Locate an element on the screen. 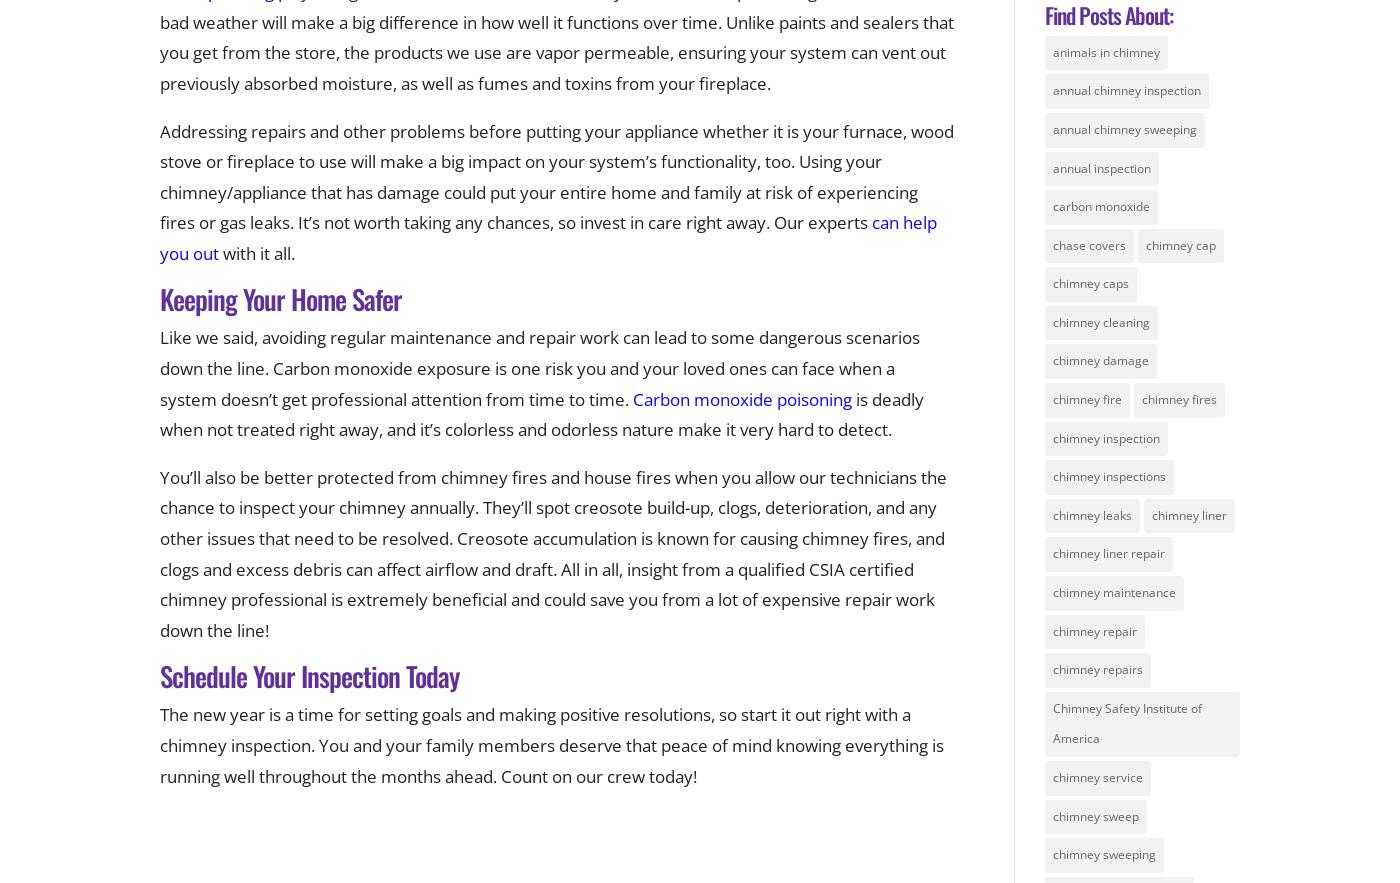 Image resolution: width=1400 pixels, height=883 pixels. 'The new year is a time for setting goals and making positive resolutions, so start it out right with a chimney inspection. You and your family members deserve that peace of mind knowing everything is running well throughout the months ahead. Count on our crew today!' is located at coordinates (552, 743).